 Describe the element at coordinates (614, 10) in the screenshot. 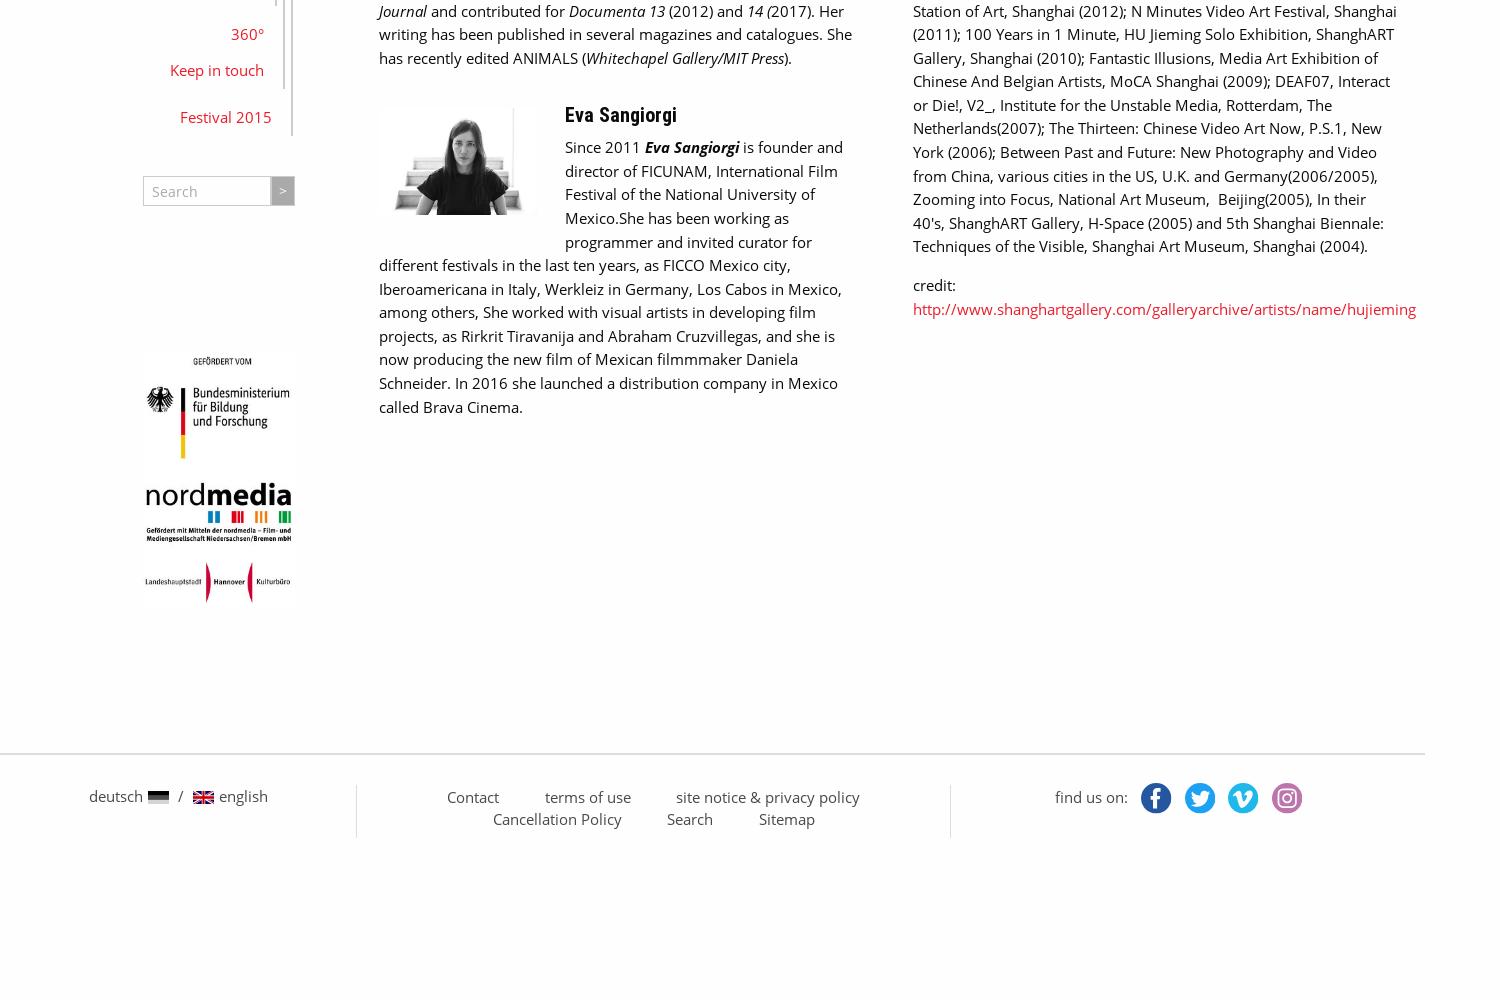

I see `'Documenta 13'` at that location.